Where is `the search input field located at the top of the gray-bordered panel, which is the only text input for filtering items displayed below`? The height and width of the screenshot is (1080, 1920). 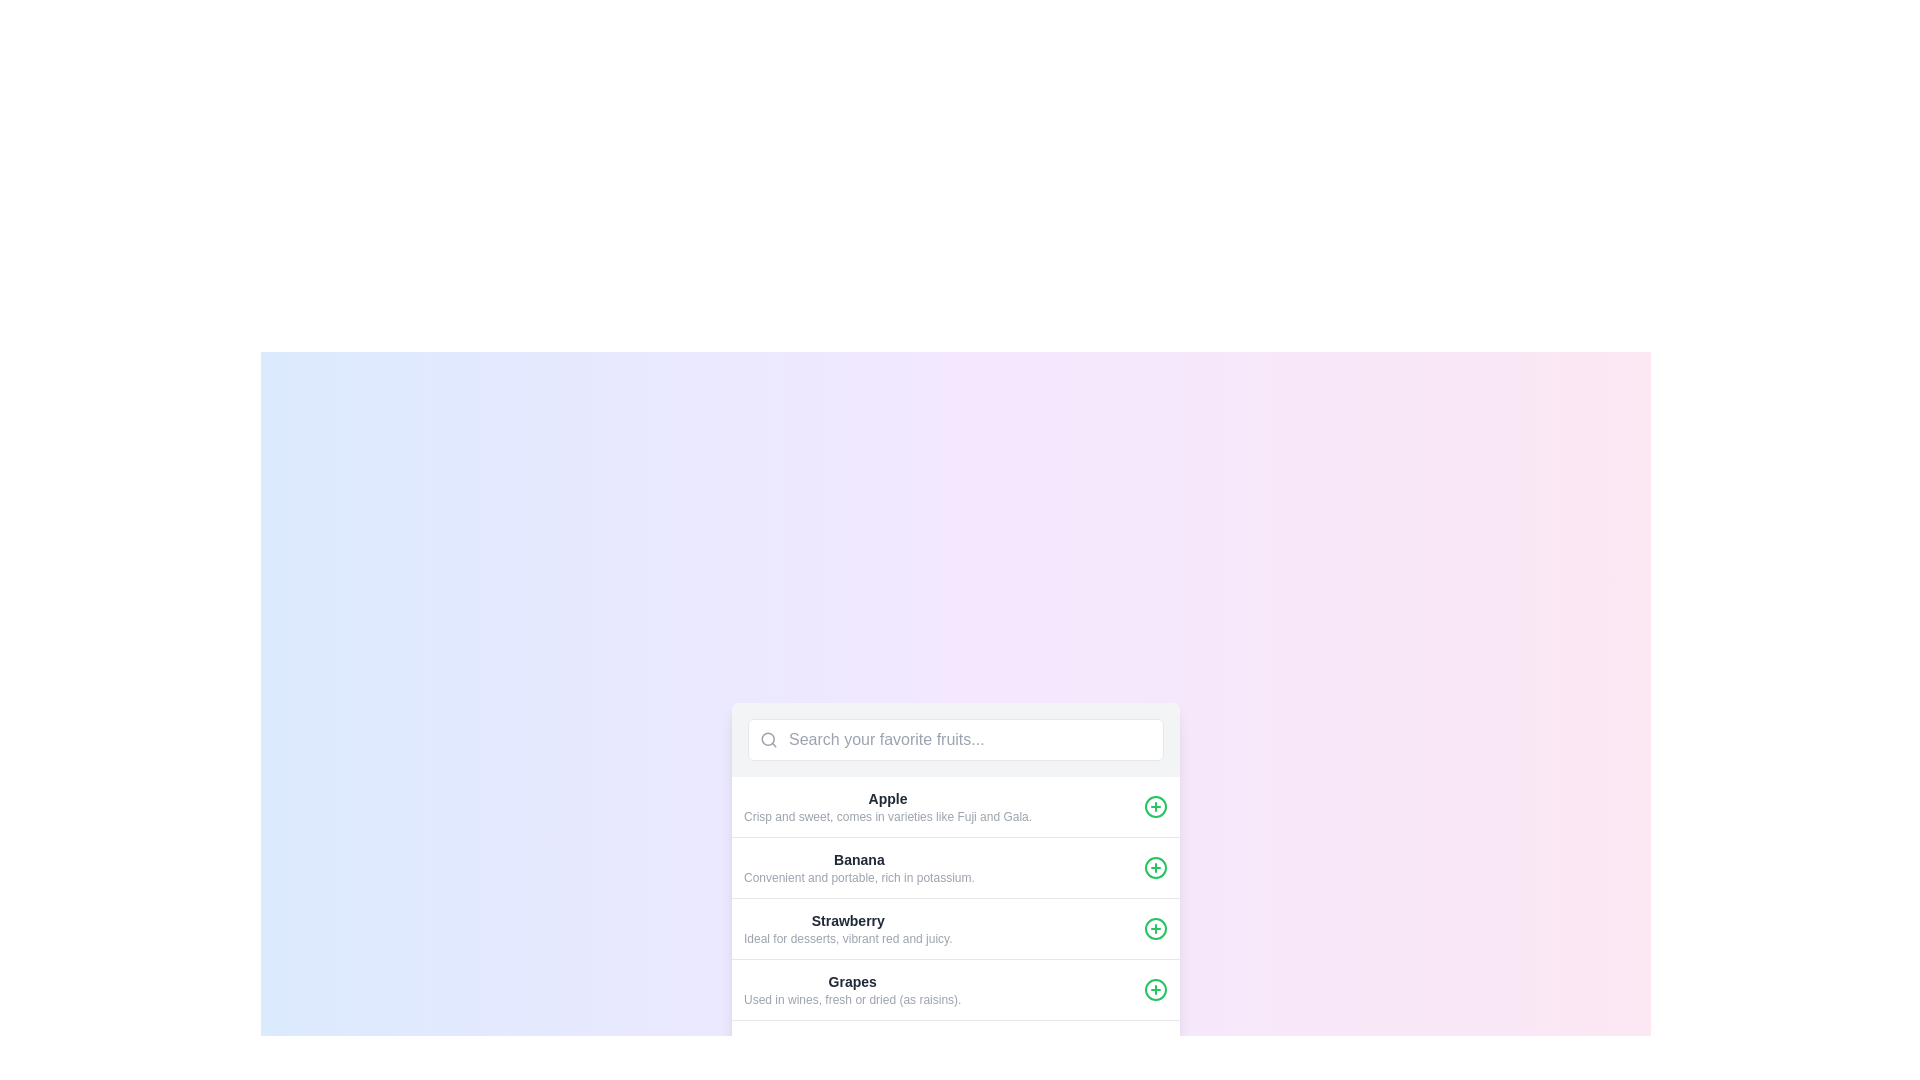
the search input field located at the top of the gray-bordered panel, which is the only text input for filtering items displayed below is located at coordinates (954, 740).